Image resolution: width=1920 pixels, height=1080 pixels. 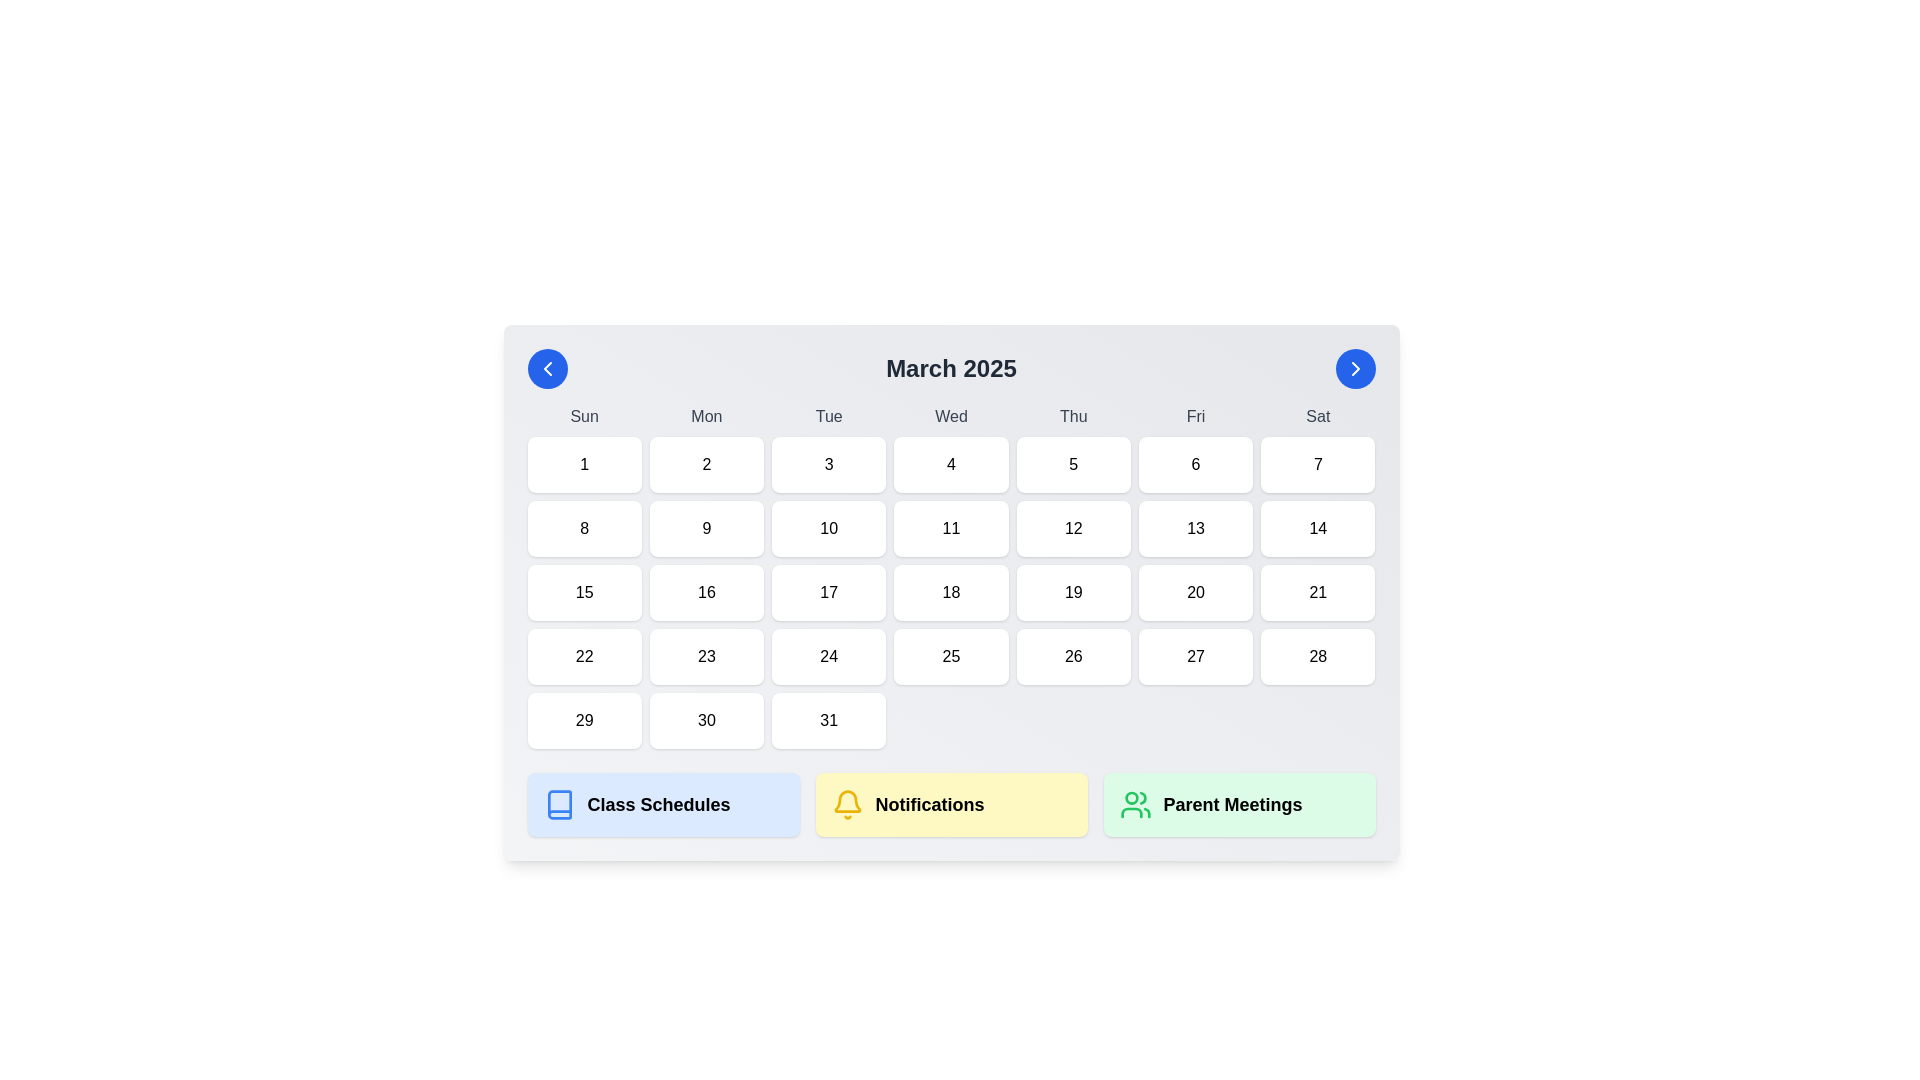 I want to click on the text display element that shows 'March 2025', which is centrally positioned in the calendar interface and flanked by circular navigation buttons, so click(x=950, y=369).